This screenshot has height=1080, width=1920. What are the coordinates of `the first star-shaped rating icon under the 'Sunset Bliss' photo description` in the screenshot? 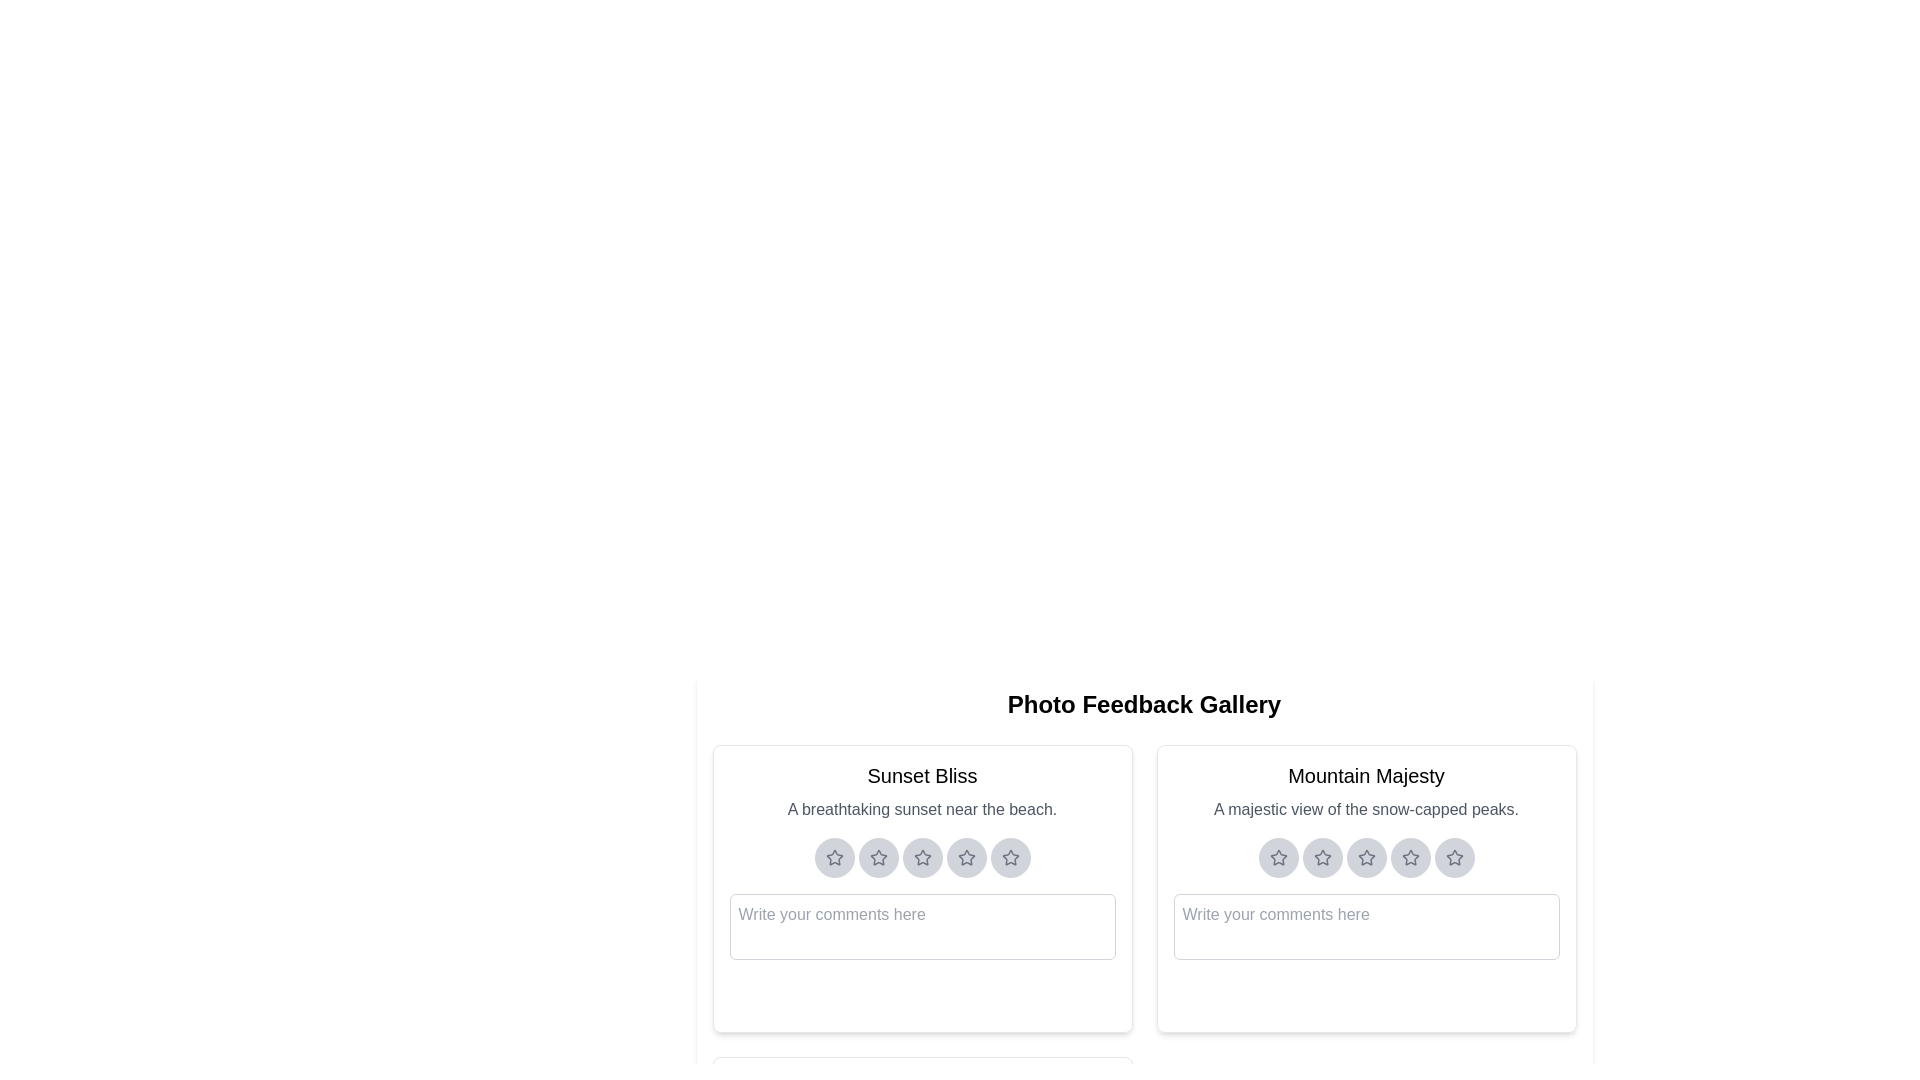 It's located at (834, 856).